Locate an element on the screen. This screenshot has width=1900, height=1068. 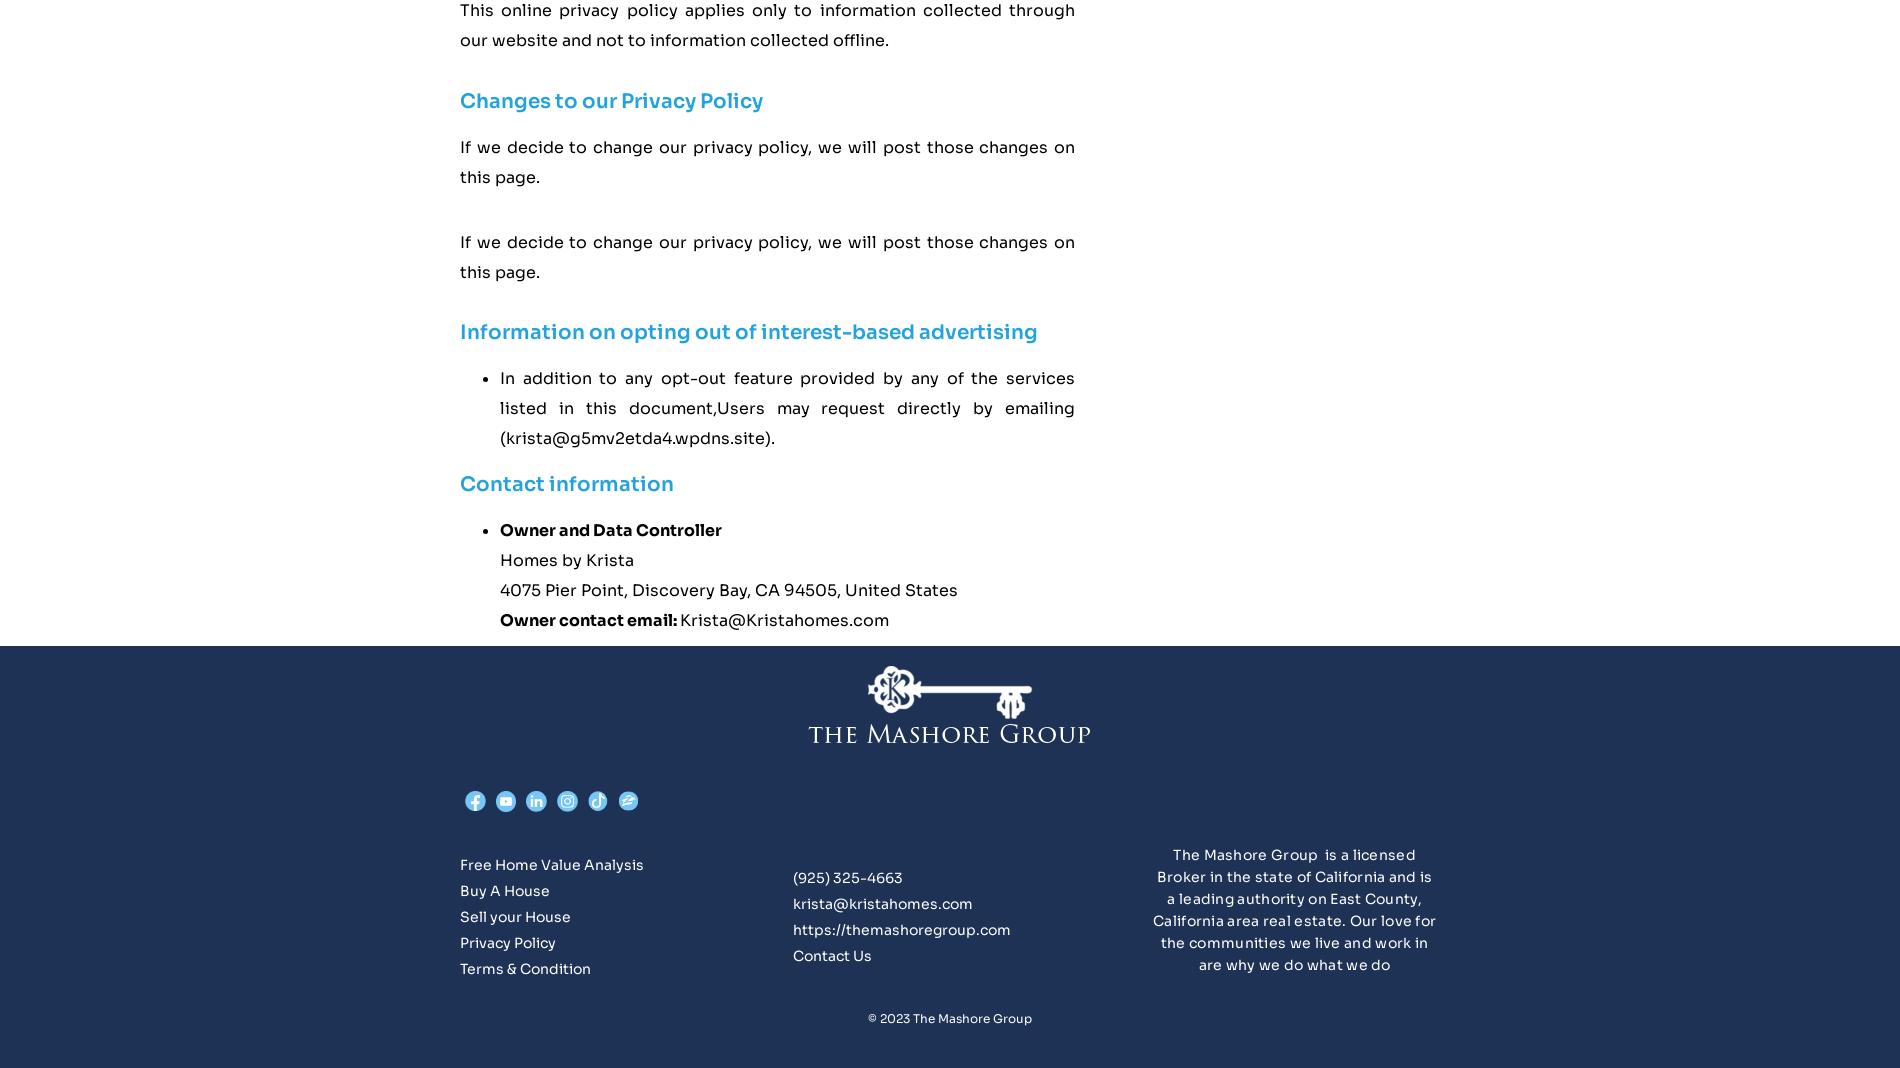
'This online privacy policy applies only to information collected through our website and not to information collected offline.' is located at coordinates (458, 24).